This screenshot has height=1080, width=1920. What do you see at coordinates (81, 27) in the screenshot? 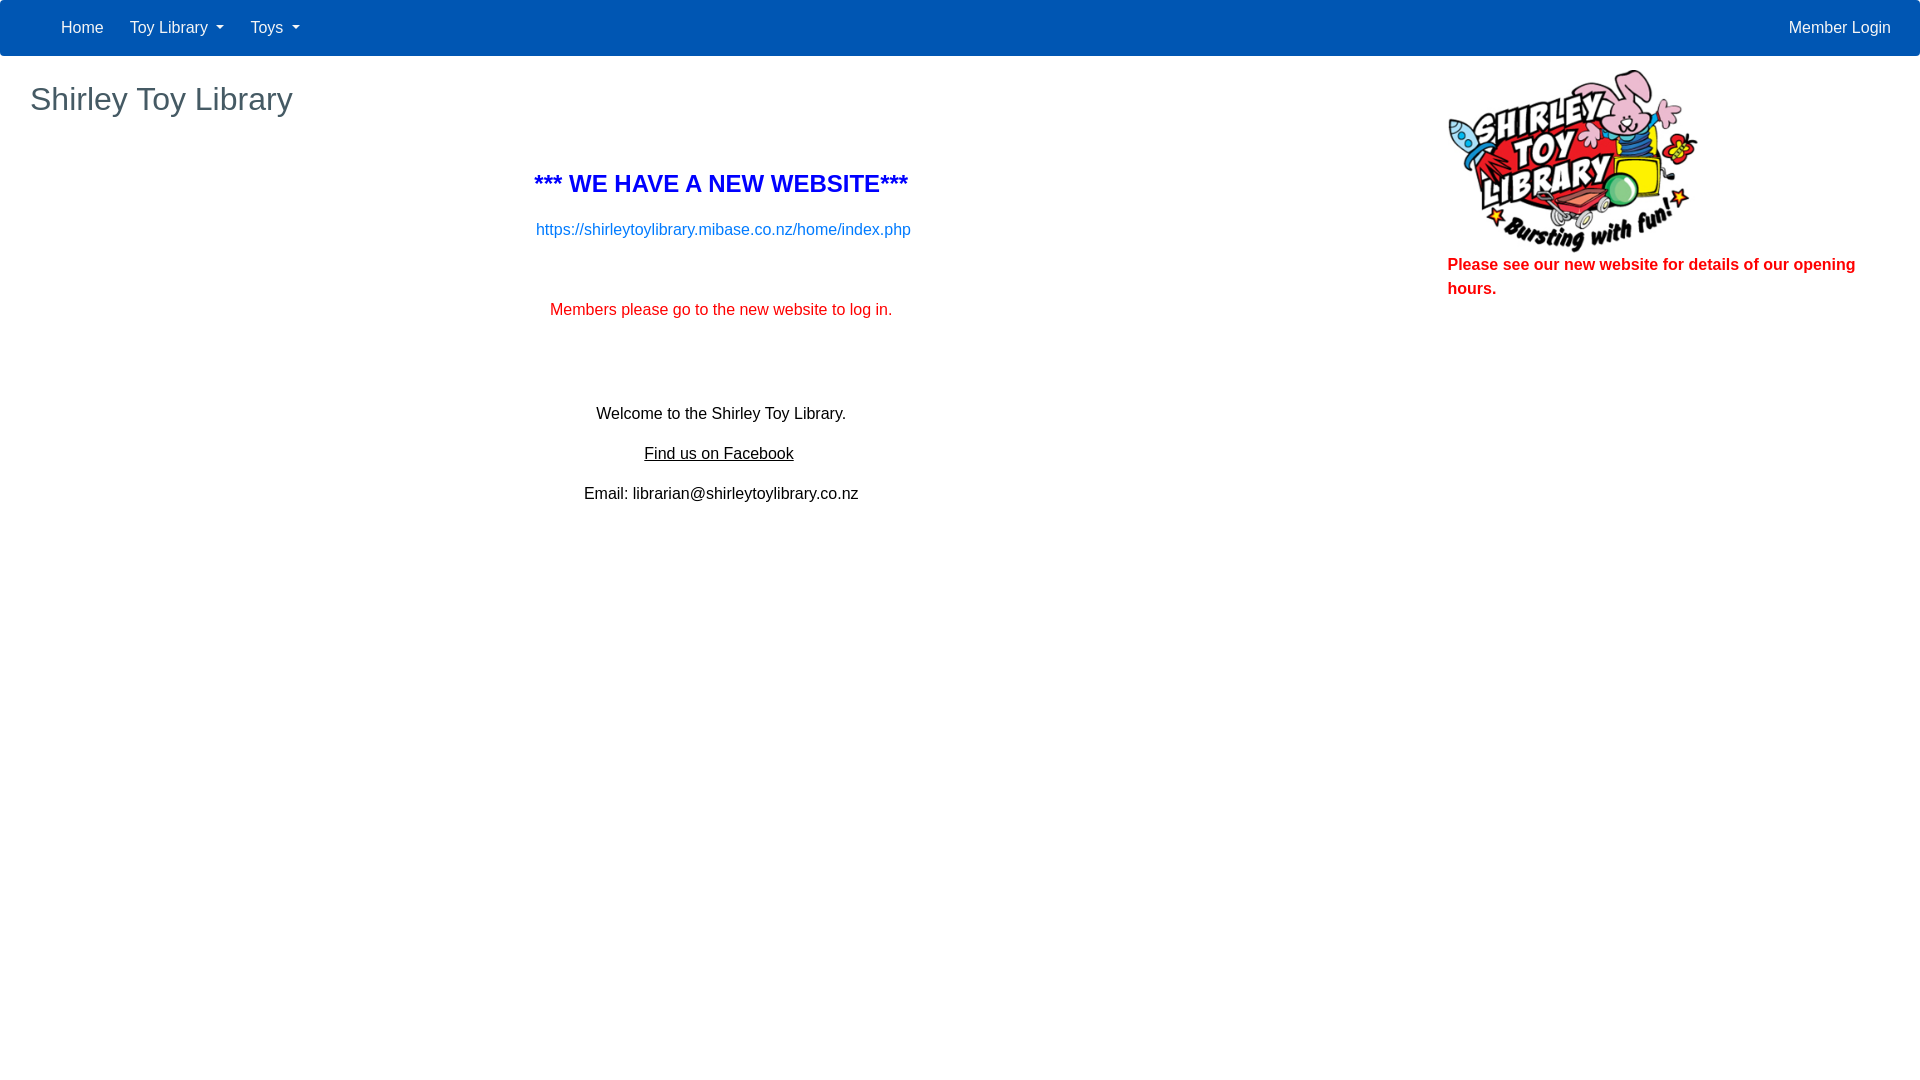
I see `'Home'` at bounding box center [81, 27].